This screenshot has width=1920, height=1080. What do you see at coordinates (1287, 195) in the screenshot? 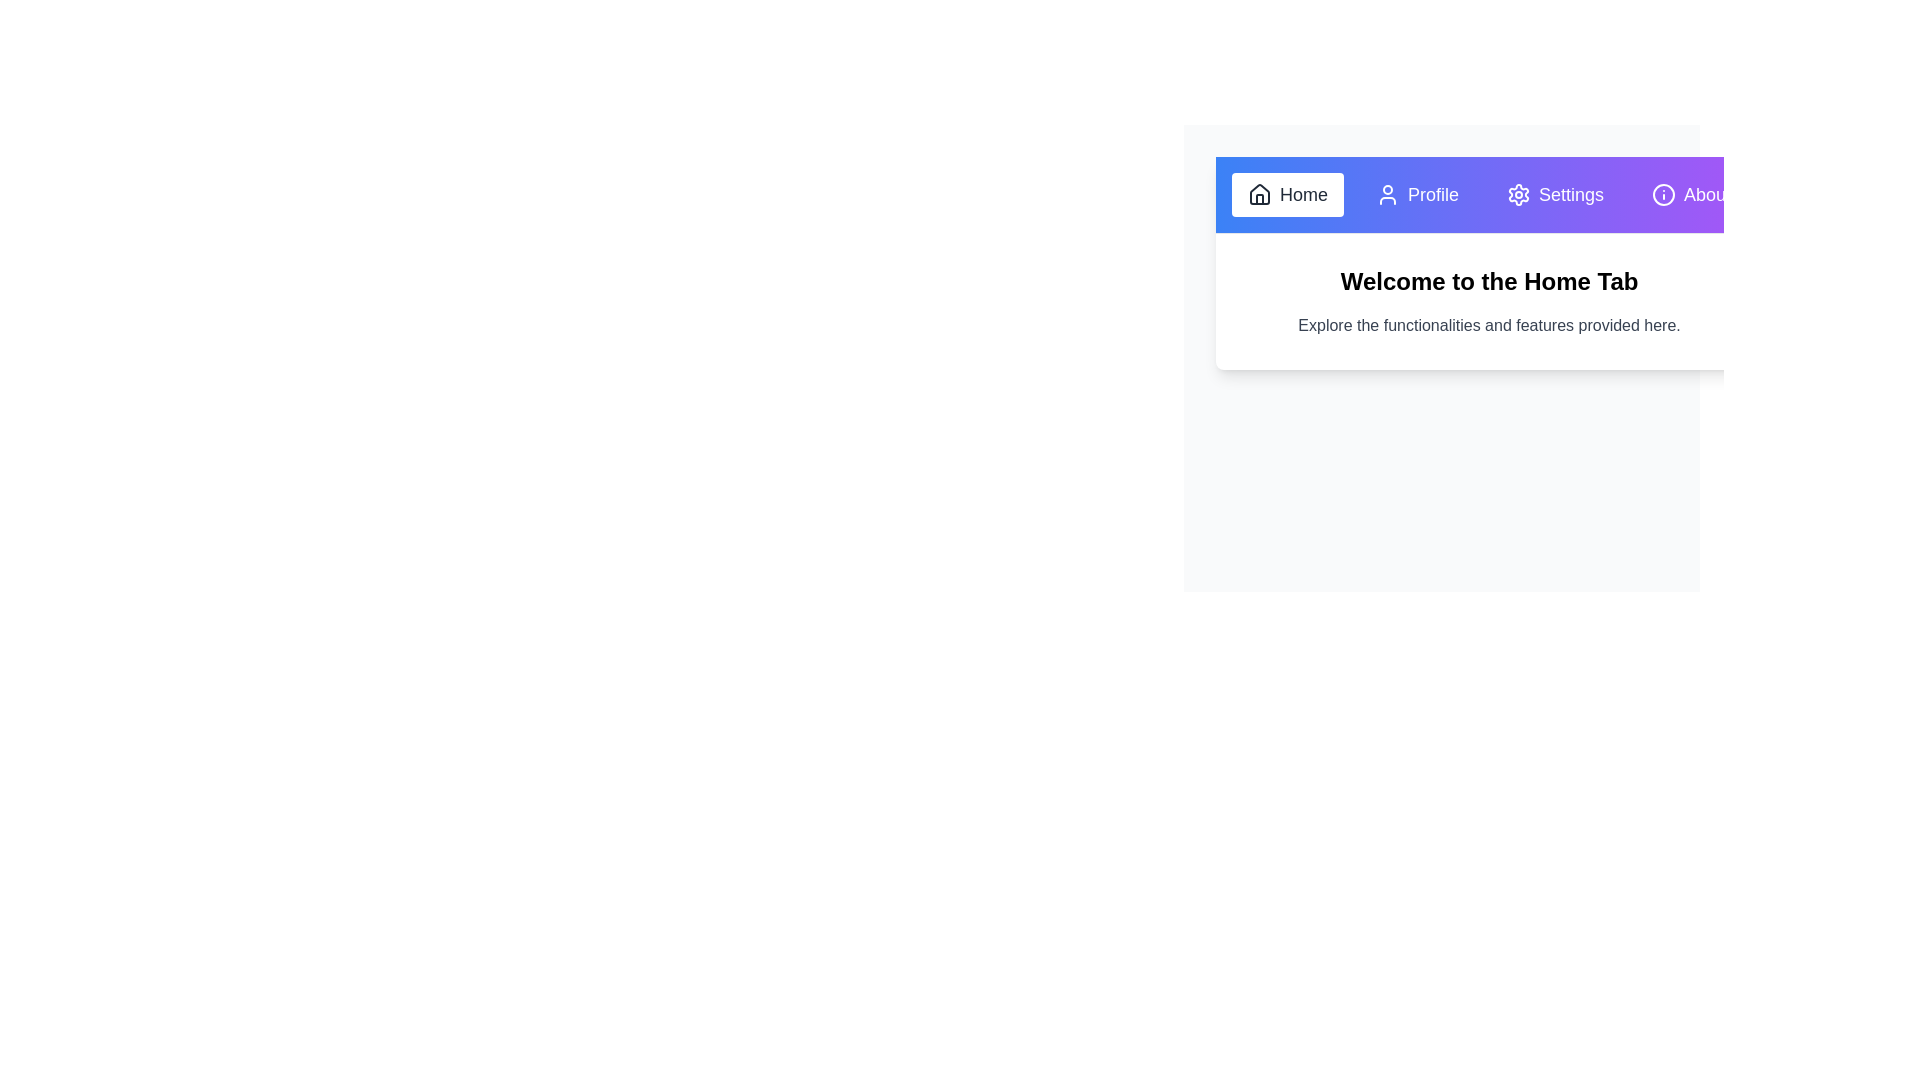
I see `the leftmost navigation button on the horizontal bar` at bounding box center [1287, 195].